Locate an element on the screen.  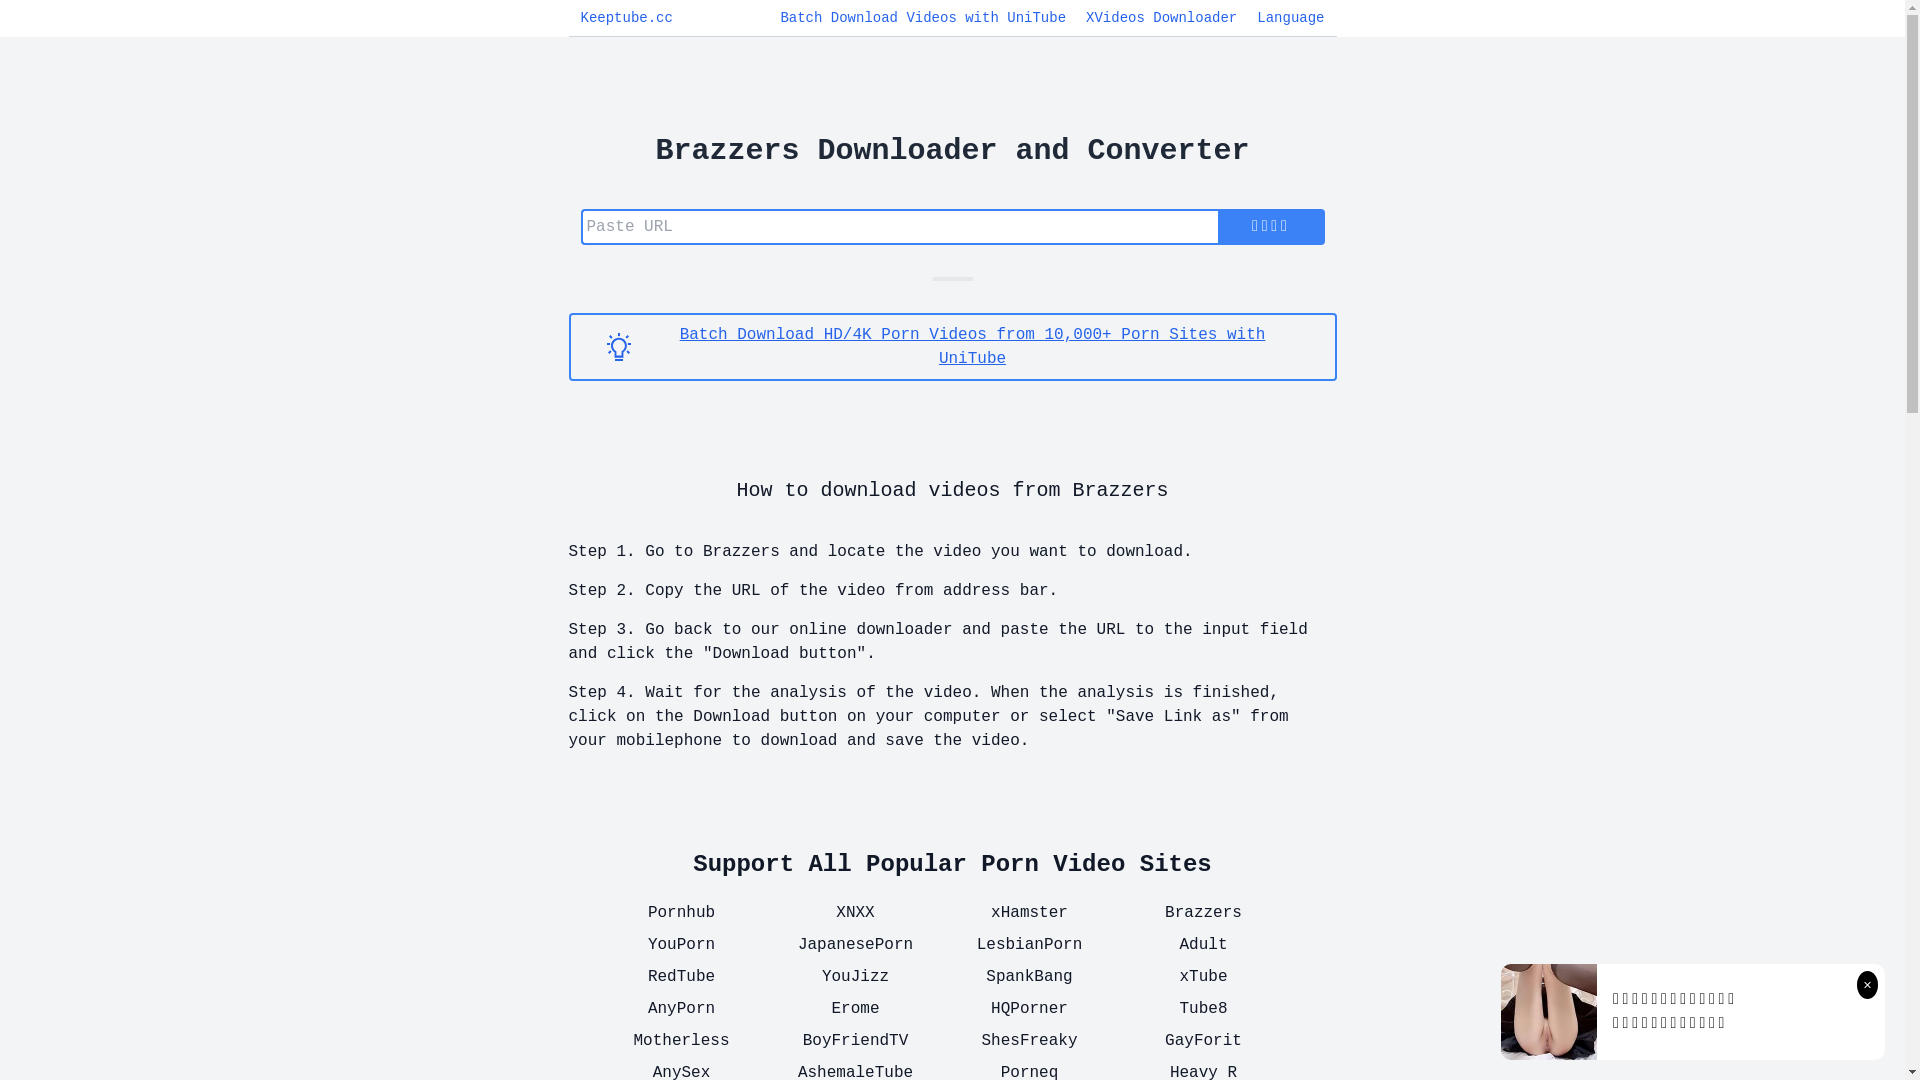
'GayForit' is located at coordinates (1202, 1040).